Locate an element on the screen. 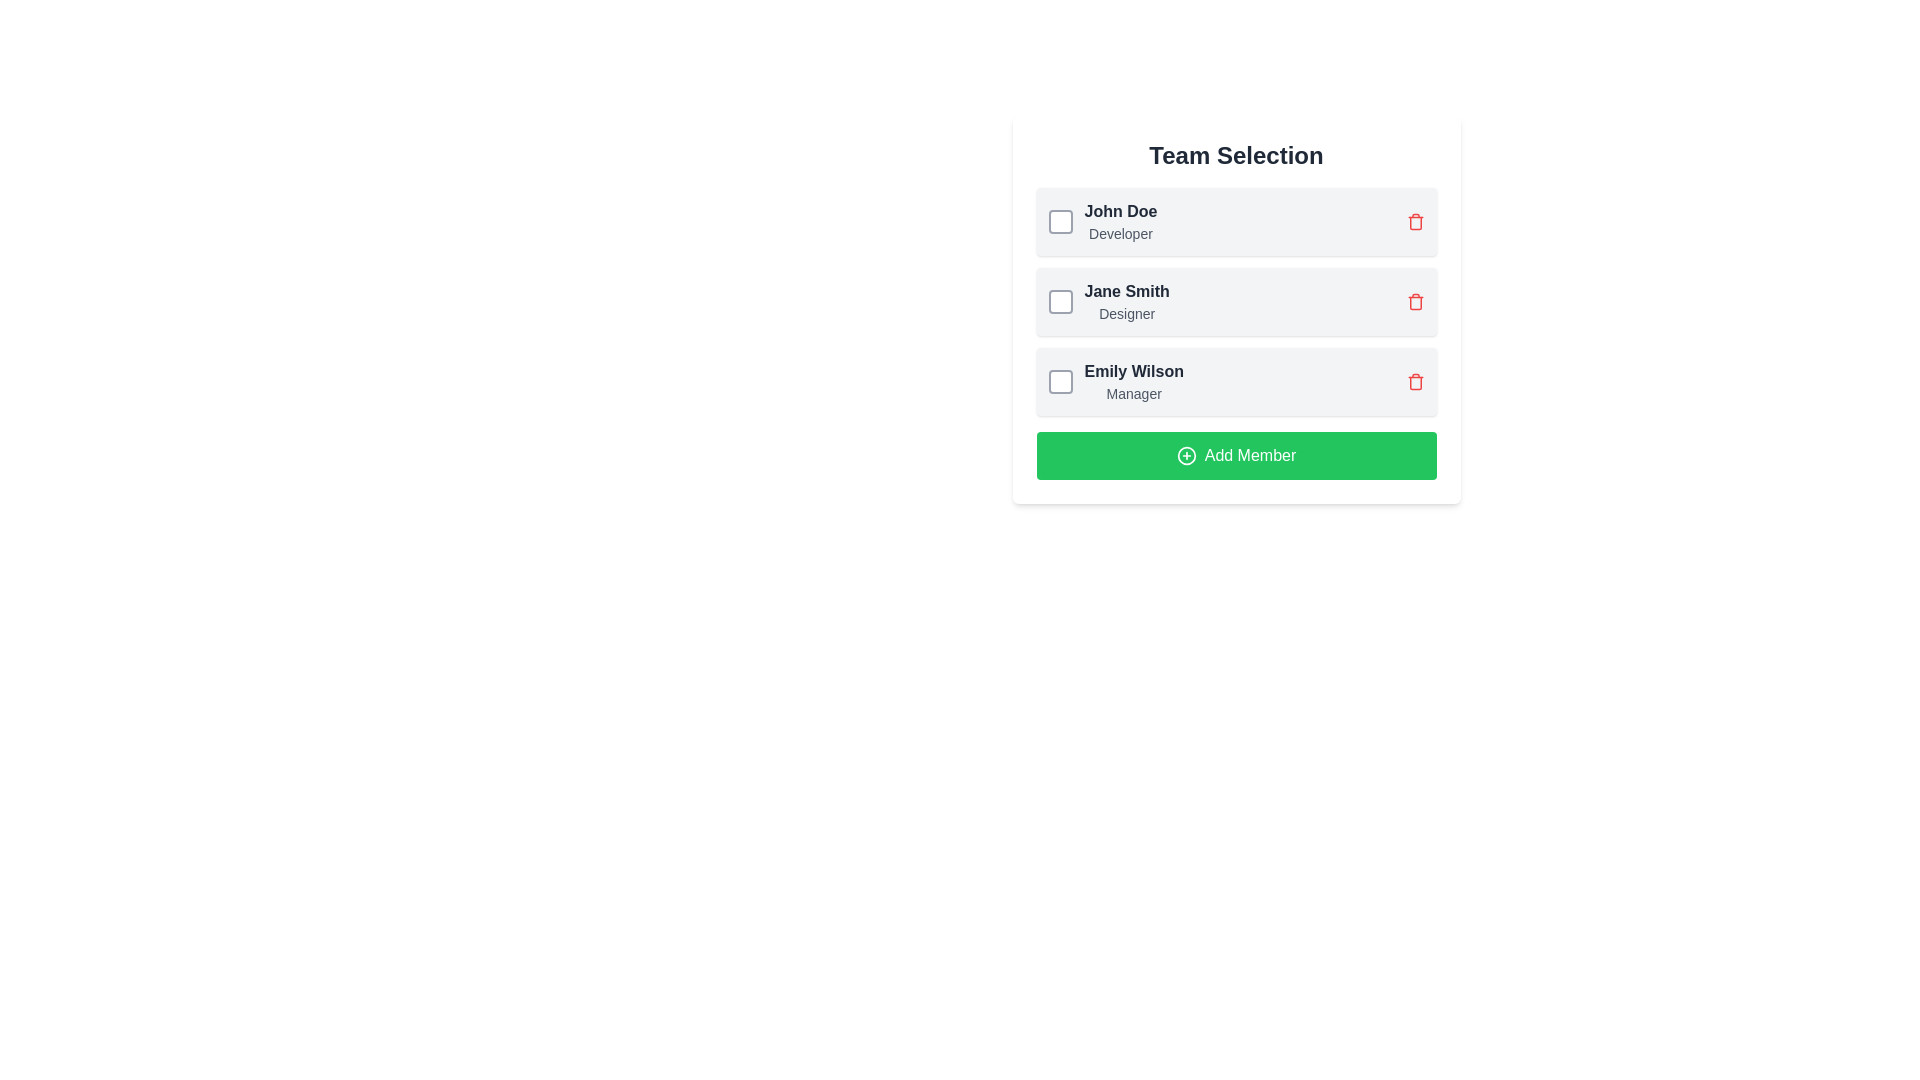  the informational text label that describes the role or position of the user 'Emily Wilson', located directly below her name in the third row of the team member list under 'Team Selection' is located at coordinates (1134, 393).